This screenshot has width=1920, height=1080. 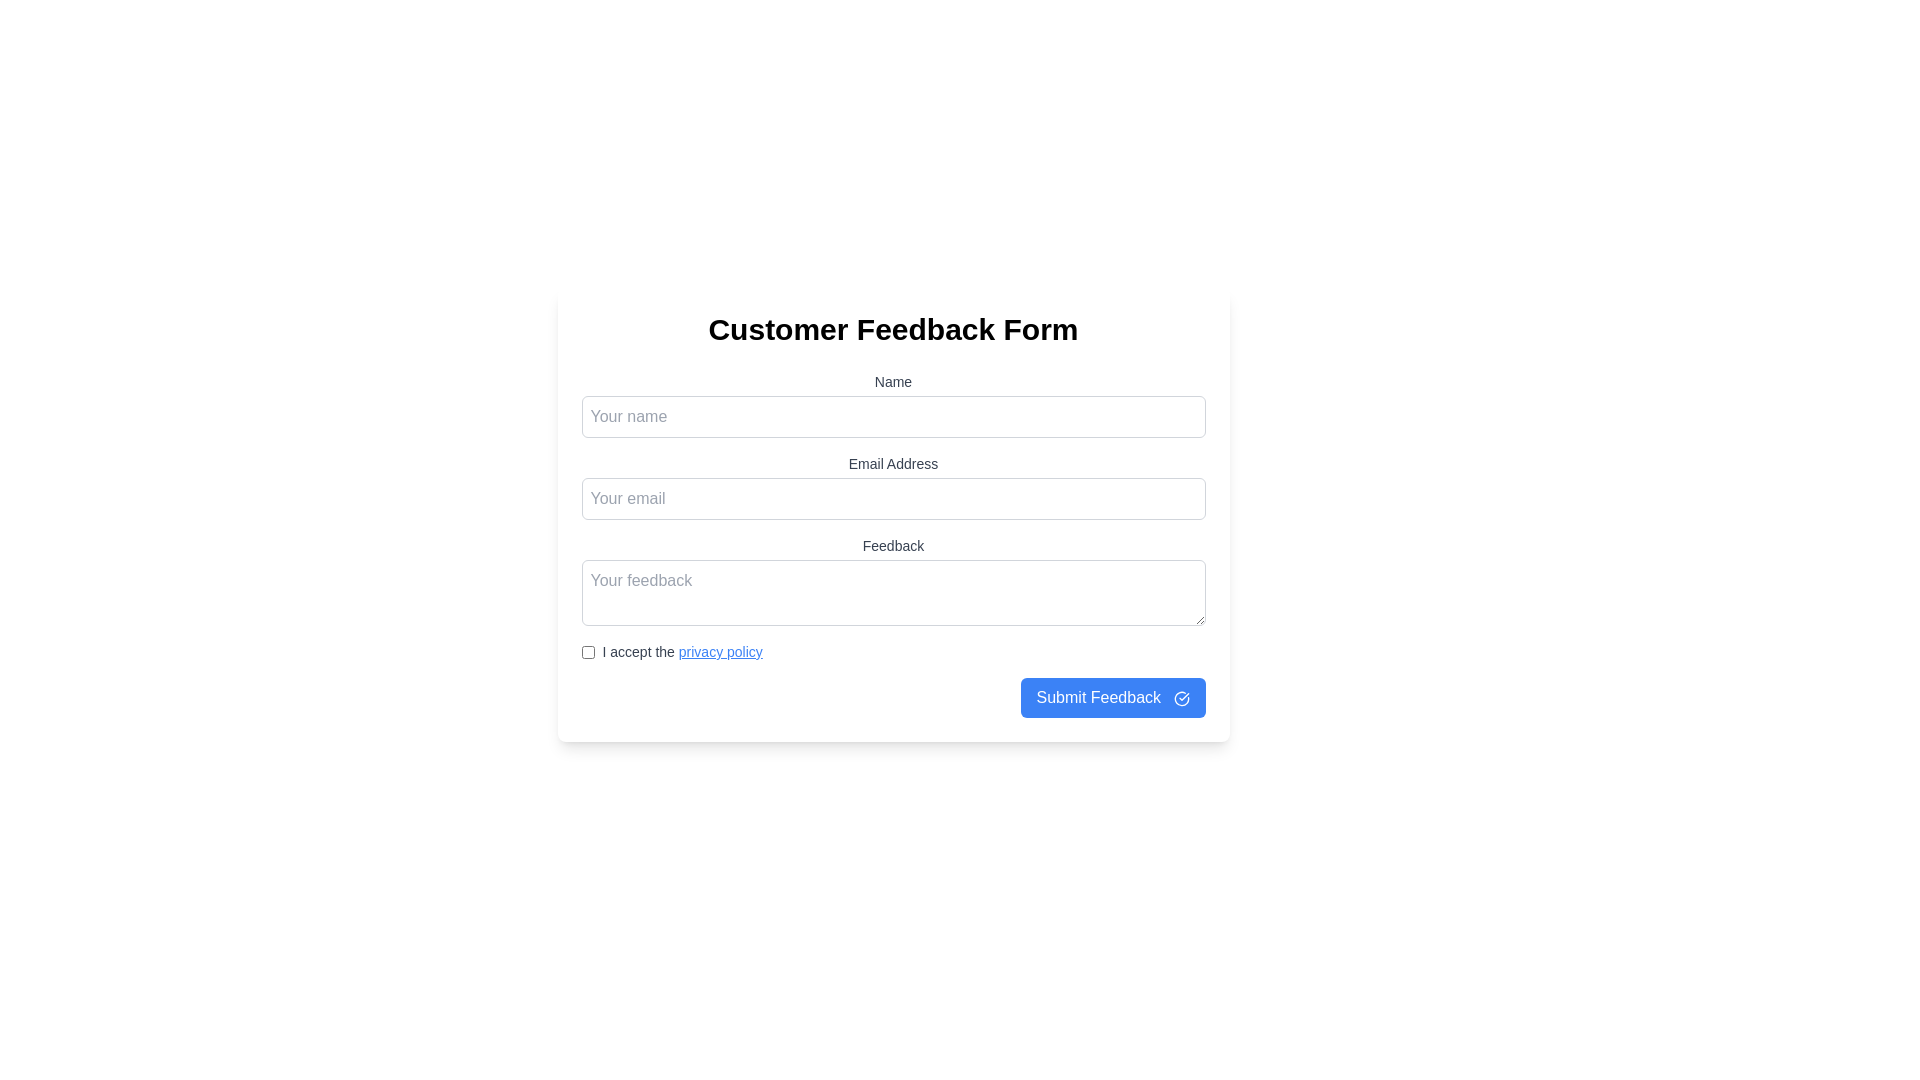 I want to click on label text that serves as a title for the feedback text input field located directly above it, so click(x=892, y=546).